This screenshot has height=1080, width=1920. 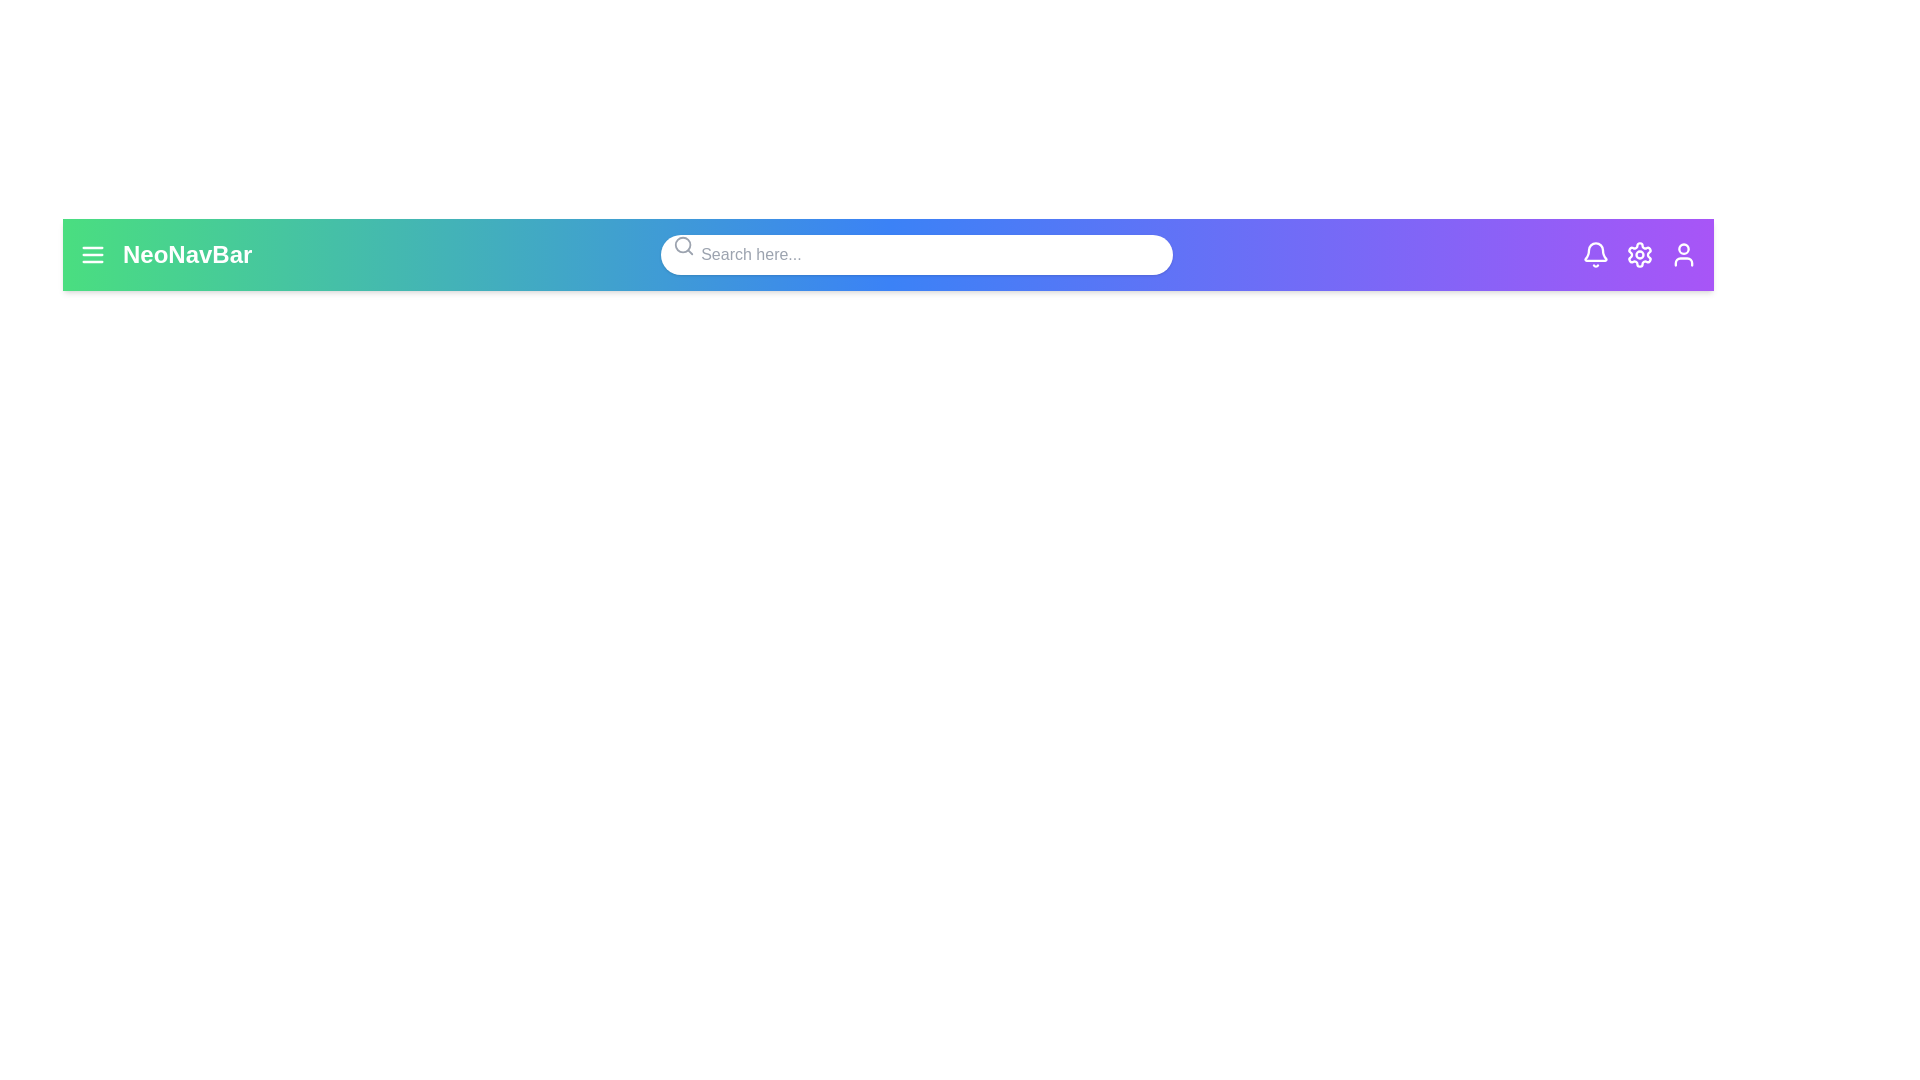 I want to click on the menu icon to toggle the navigation menu, so click(x=91, y=253).